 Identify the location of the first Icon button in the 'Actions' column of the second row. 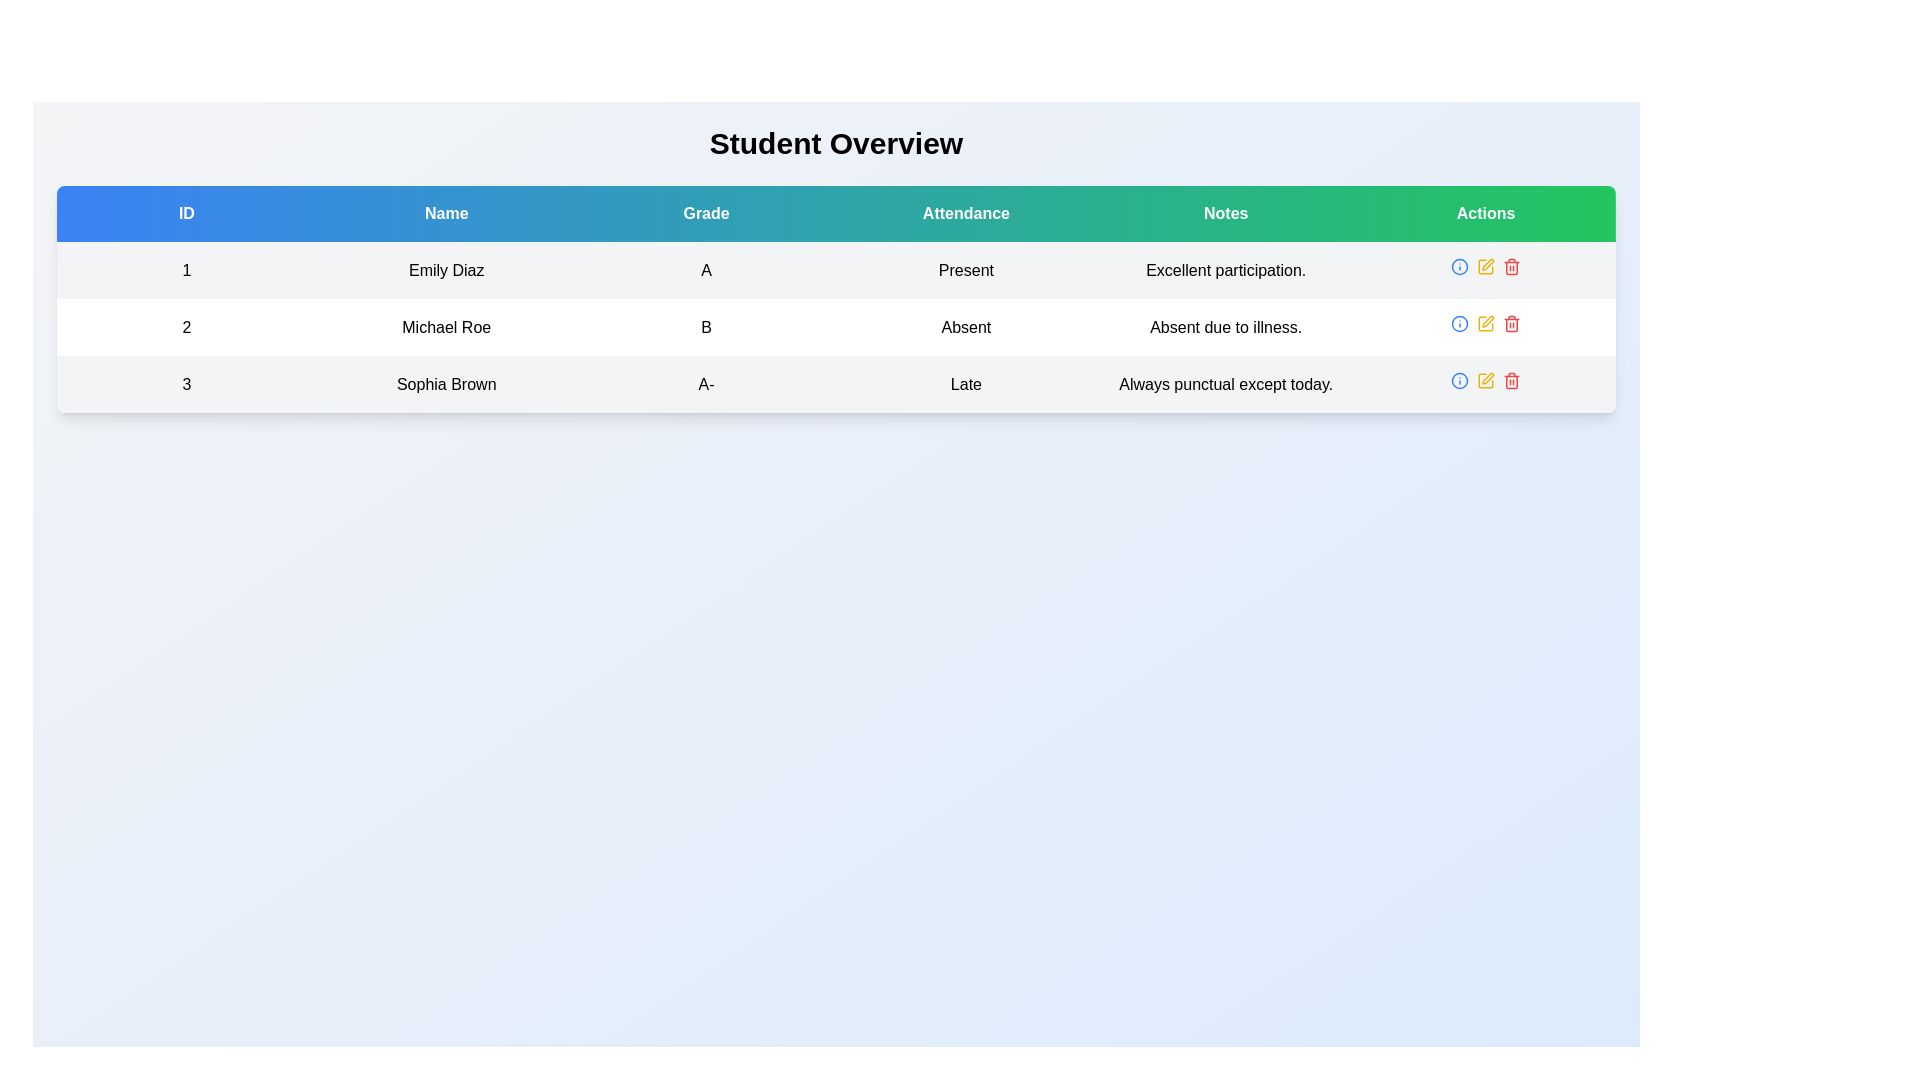
(1459, 265).